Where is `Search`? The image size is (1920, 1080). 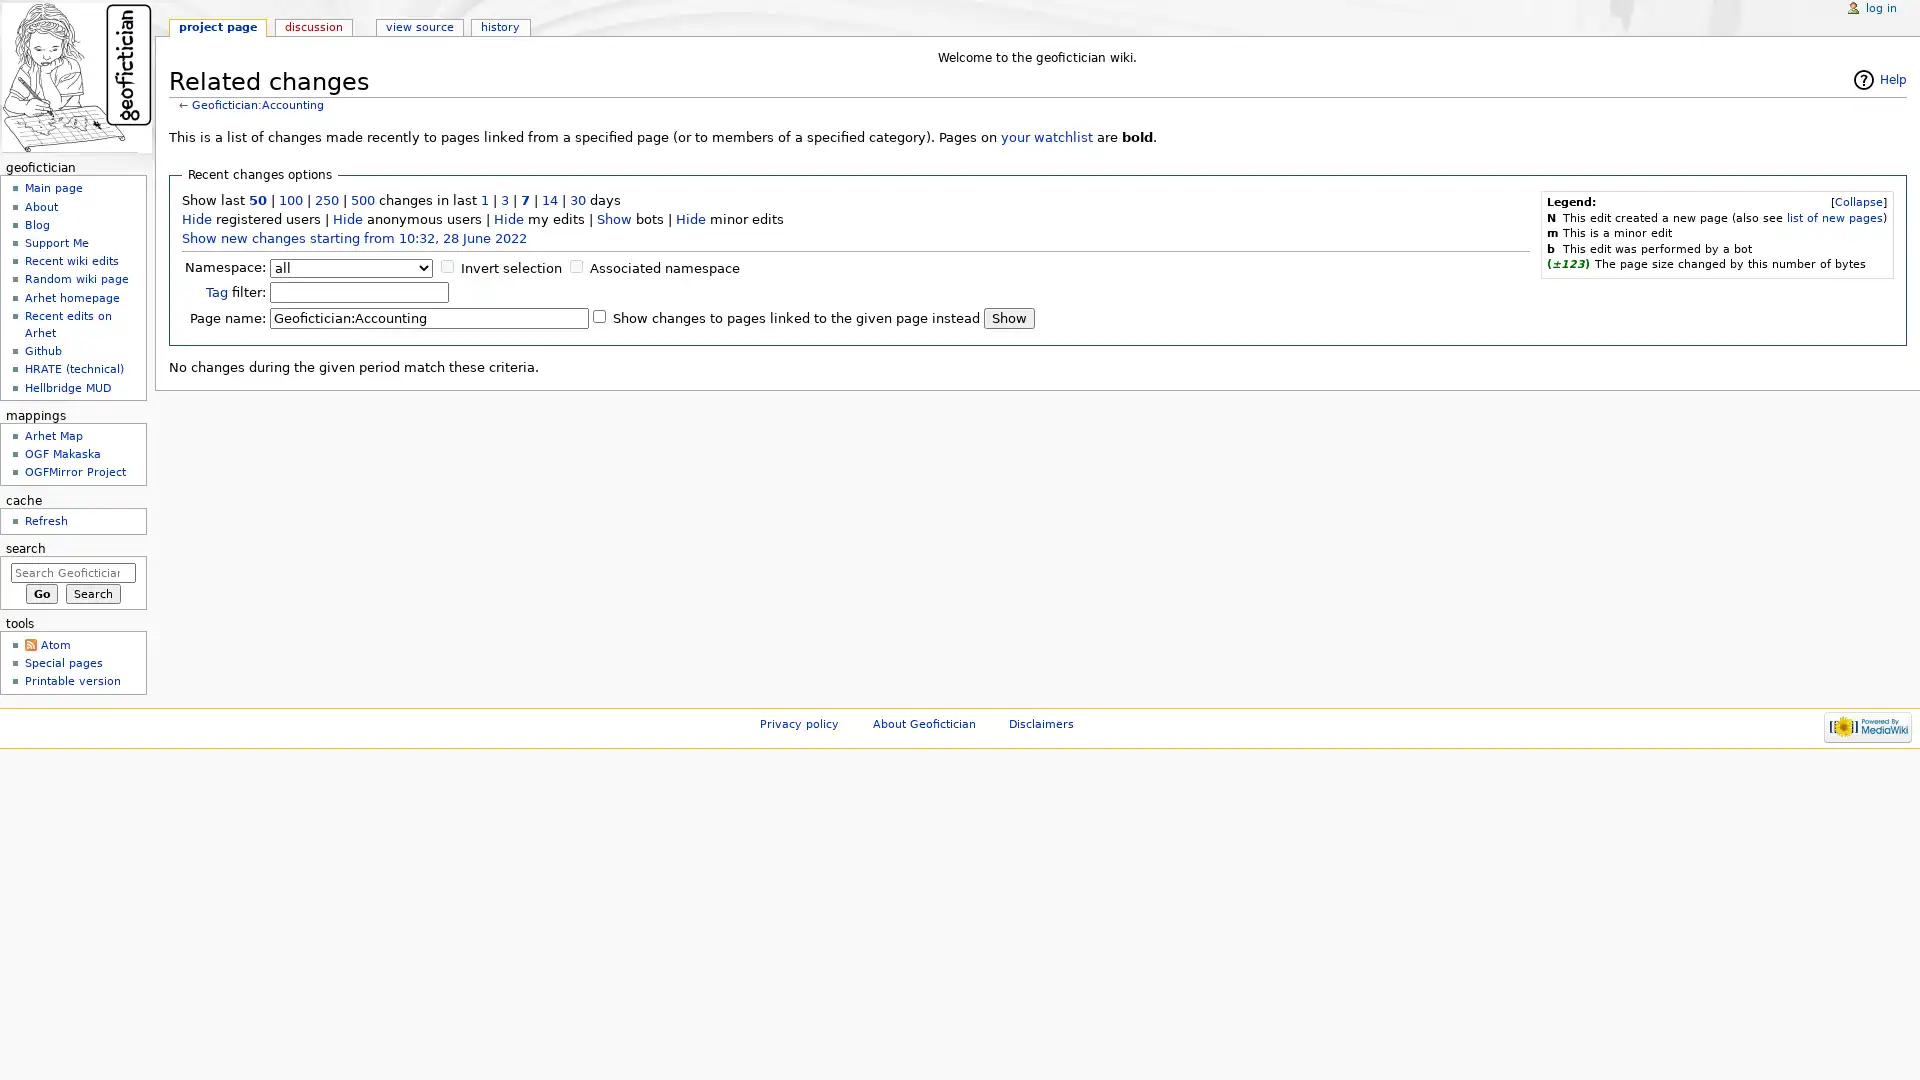
Search is located at coordinates (92, 593).